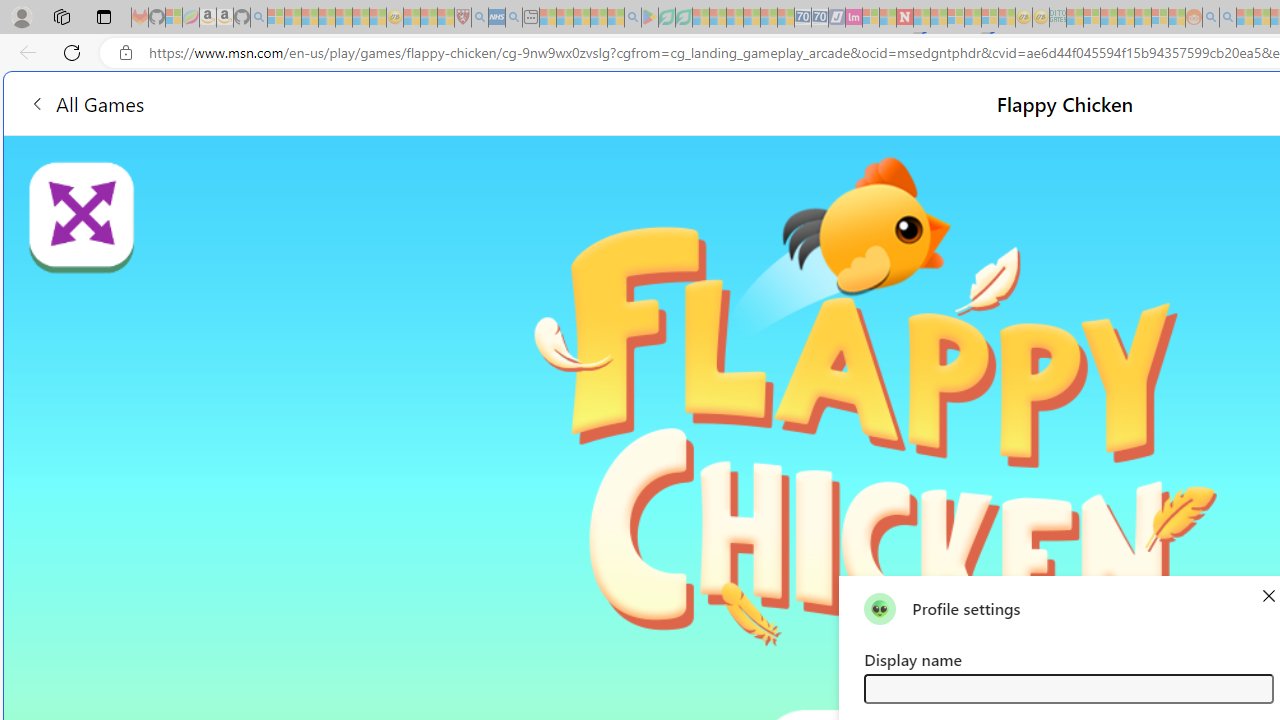 This screenshot has width=1280, height=720. I want to click on 'utah sues federal government - Search - Sleeping', so click(513, 17).